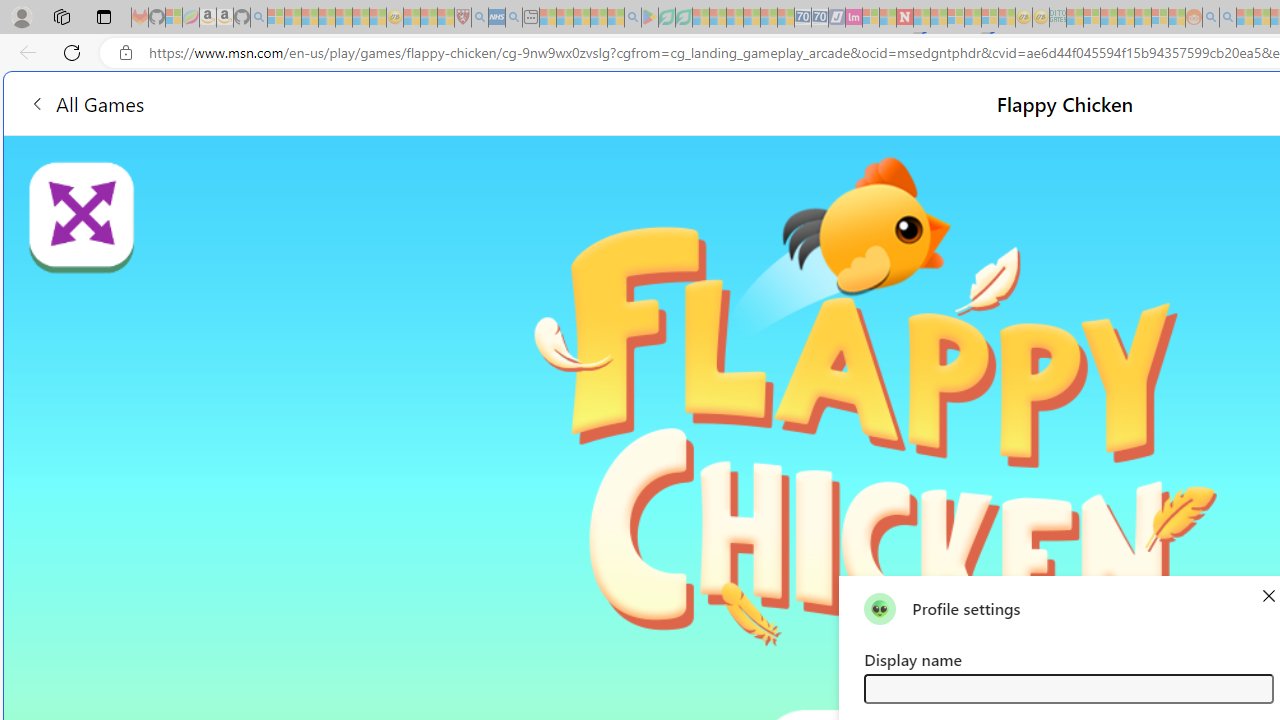 This screenshot has width=1280, height=720. I want to click on 'utah sues federal government - Search - Sleeping', so click(513, 17).